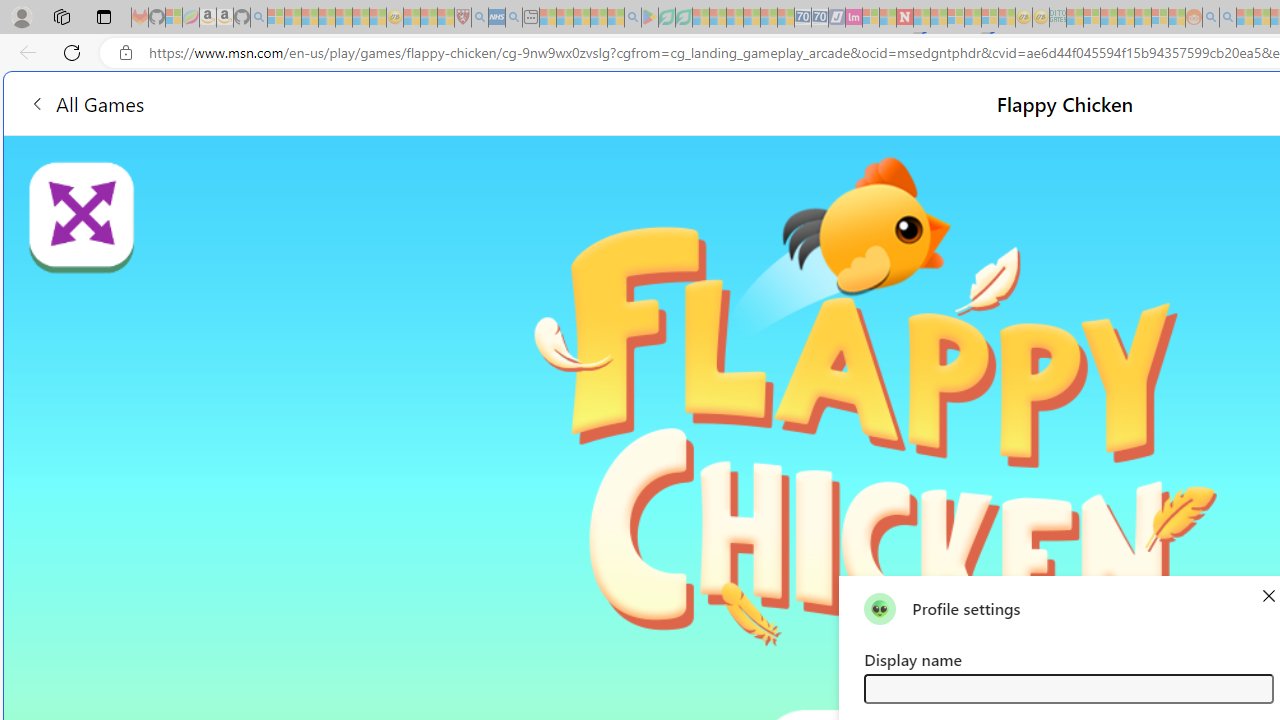 This screenshot has width=1280, height=720. I want to click on 'utah sues federal government - Search - Sleeping', so click(513, 17).